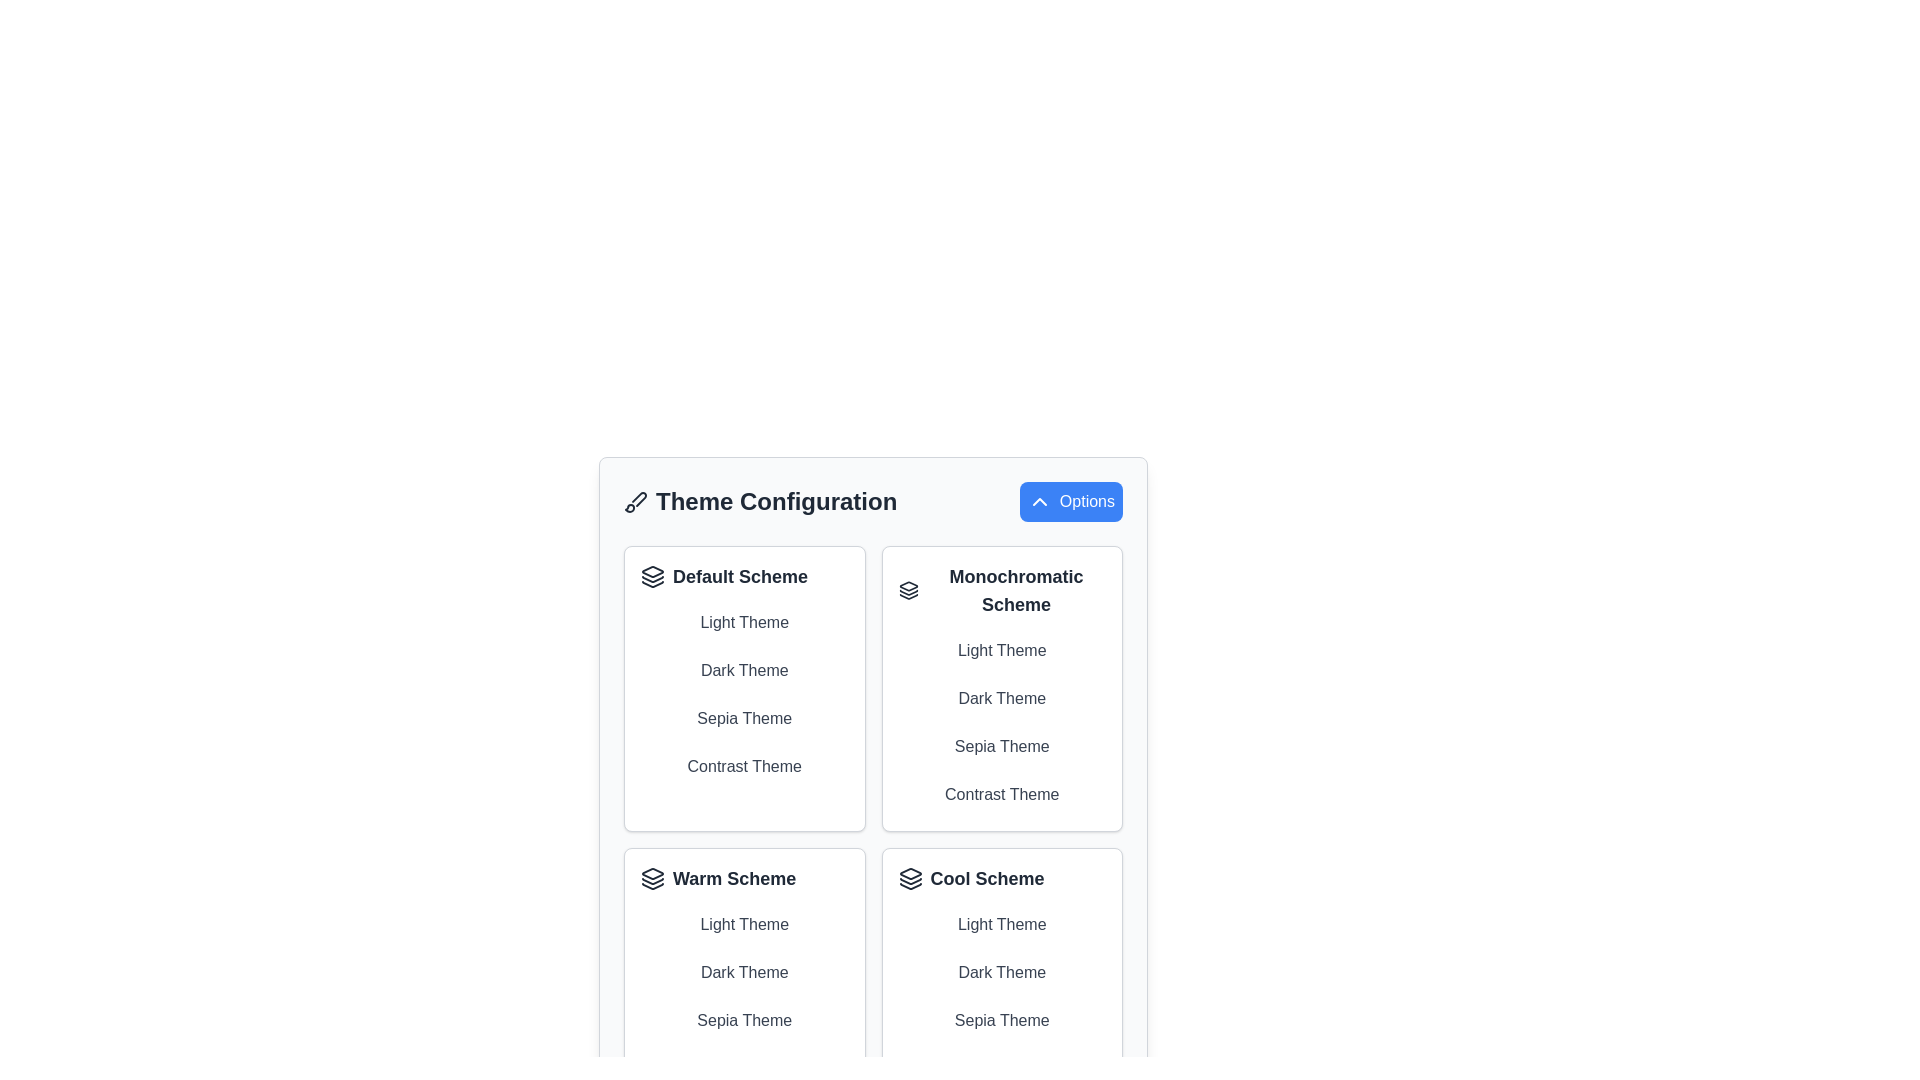 This screenshot has width=1920, height=1080. I want to click on the 'Sepia Theme' text label, which is the third option in the theme selection list, to choose the Sepia Theme, so click(743, 717).